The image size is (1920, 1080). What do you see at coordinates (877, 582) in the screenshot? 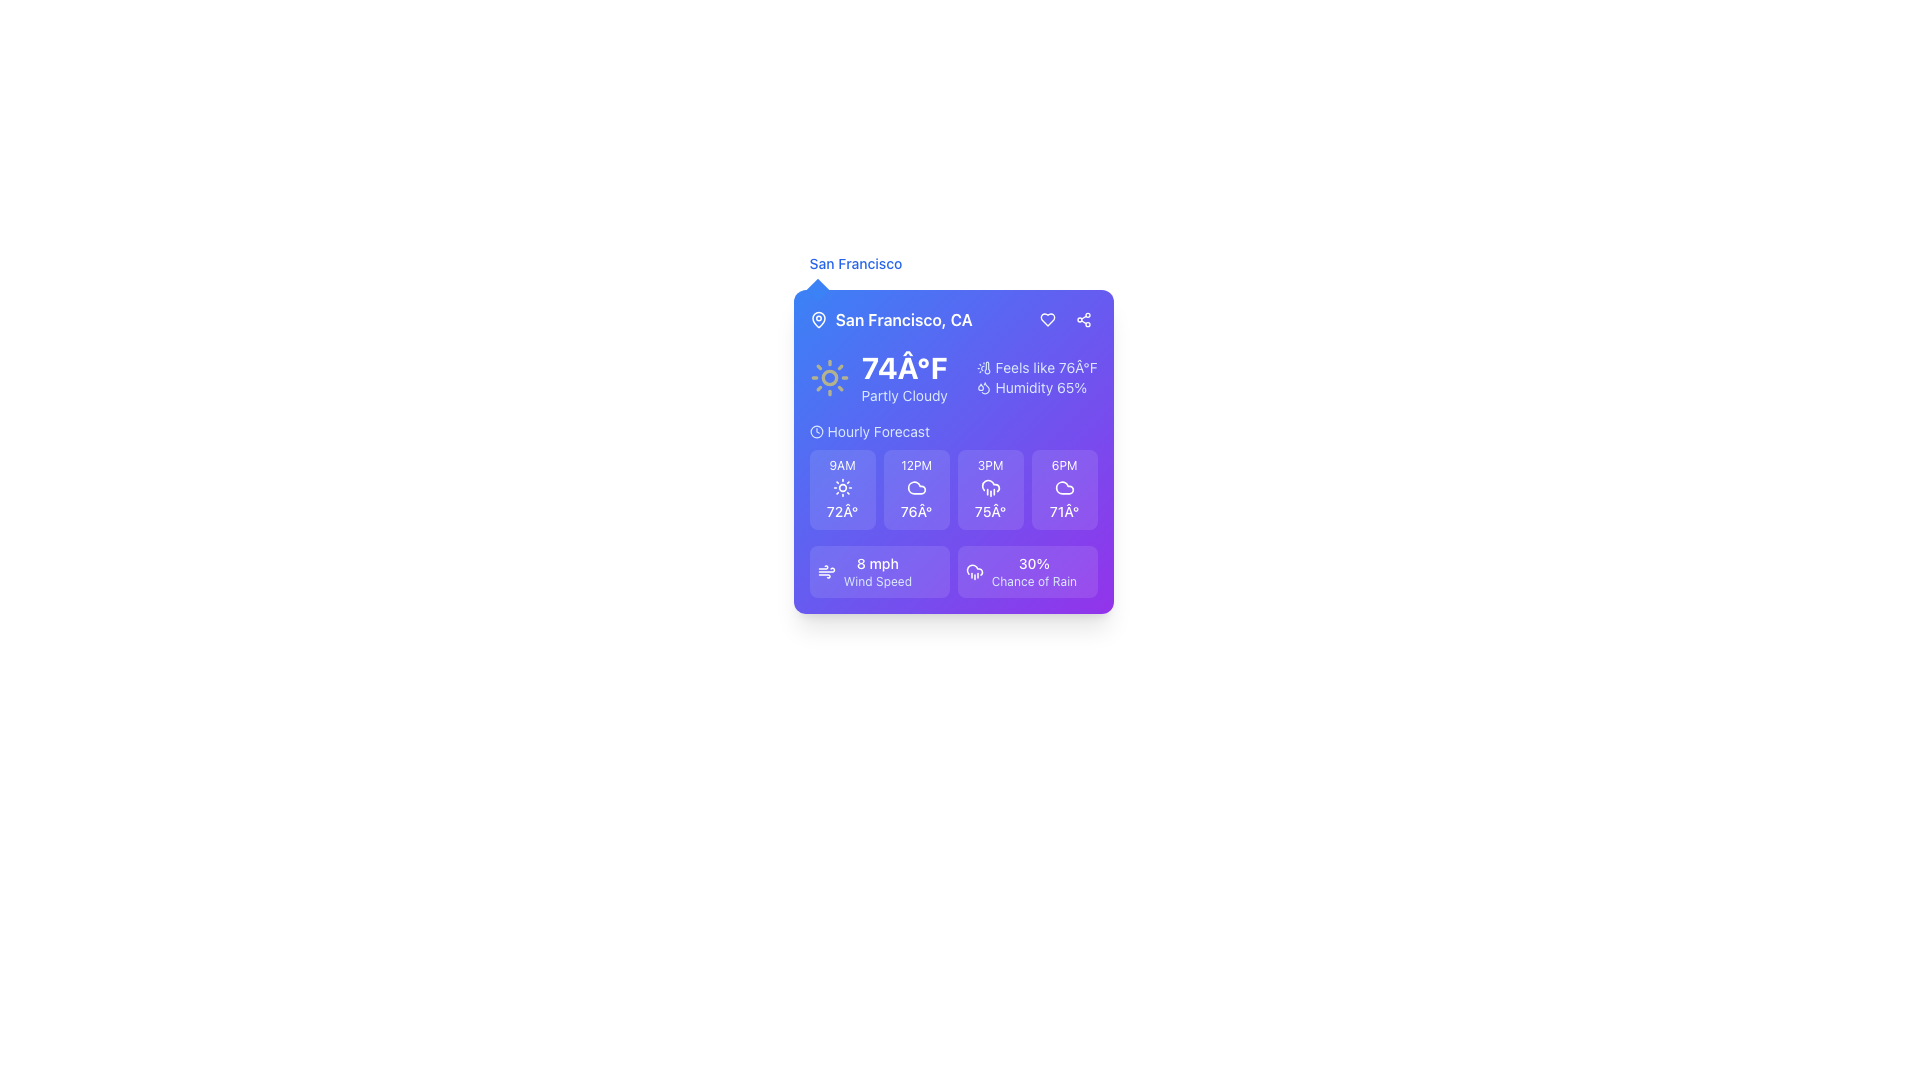
I see `the text label reading 'Wind Speed' styled with a small, light blue font, located below the numeric wind speed value '8 mph' in the weather widget` at bounding box center [877, 582].